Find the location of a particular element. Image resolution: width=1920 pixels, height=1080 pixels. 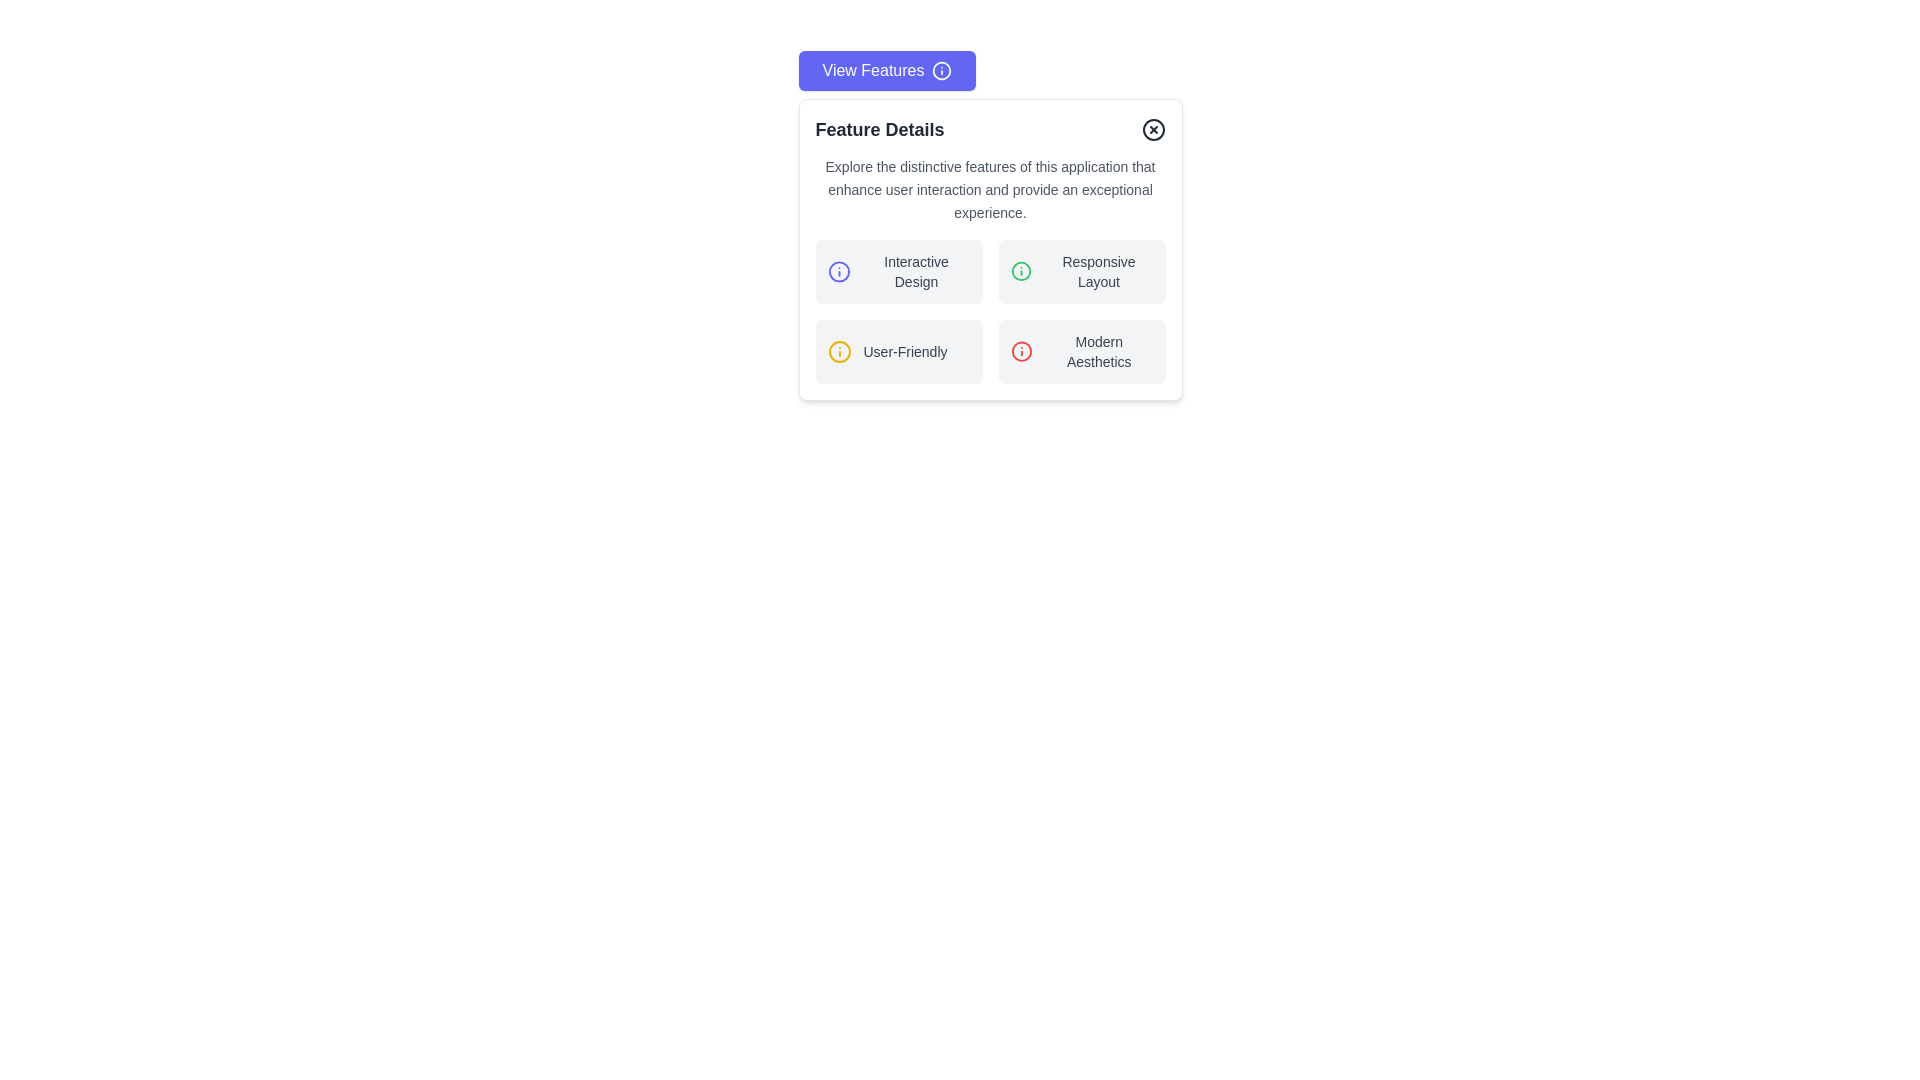

the button or clickable panel located in the upper right quadrant of the grid layout, specifically the second item to the right of 'Interactive Design' and above 'Modern Aesthetics.' is located at coordinates (1080, 272).